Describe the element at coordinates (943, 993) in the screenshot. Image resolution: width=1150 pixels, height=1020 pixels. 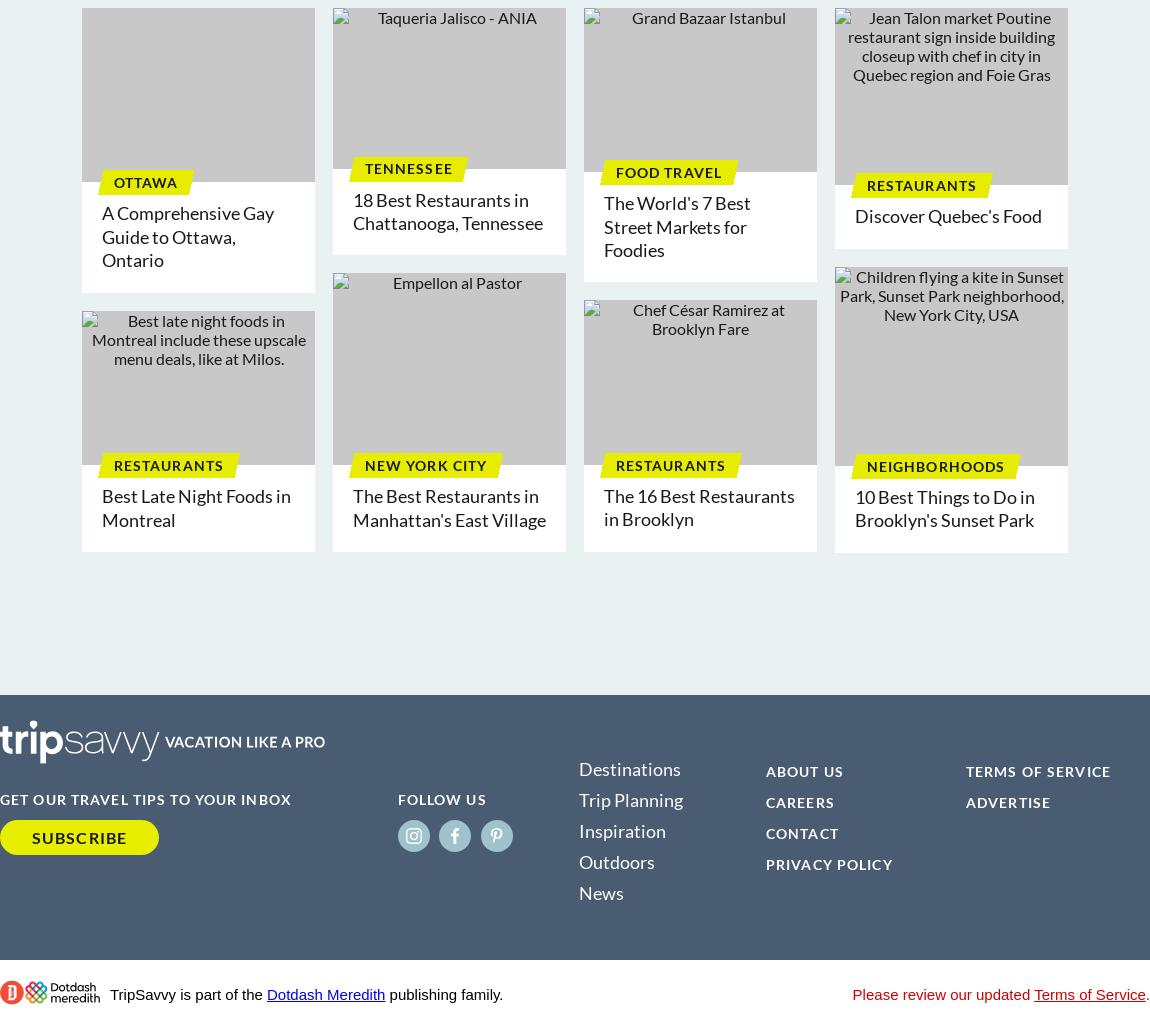
I see `'Please review our updated'` at that location.